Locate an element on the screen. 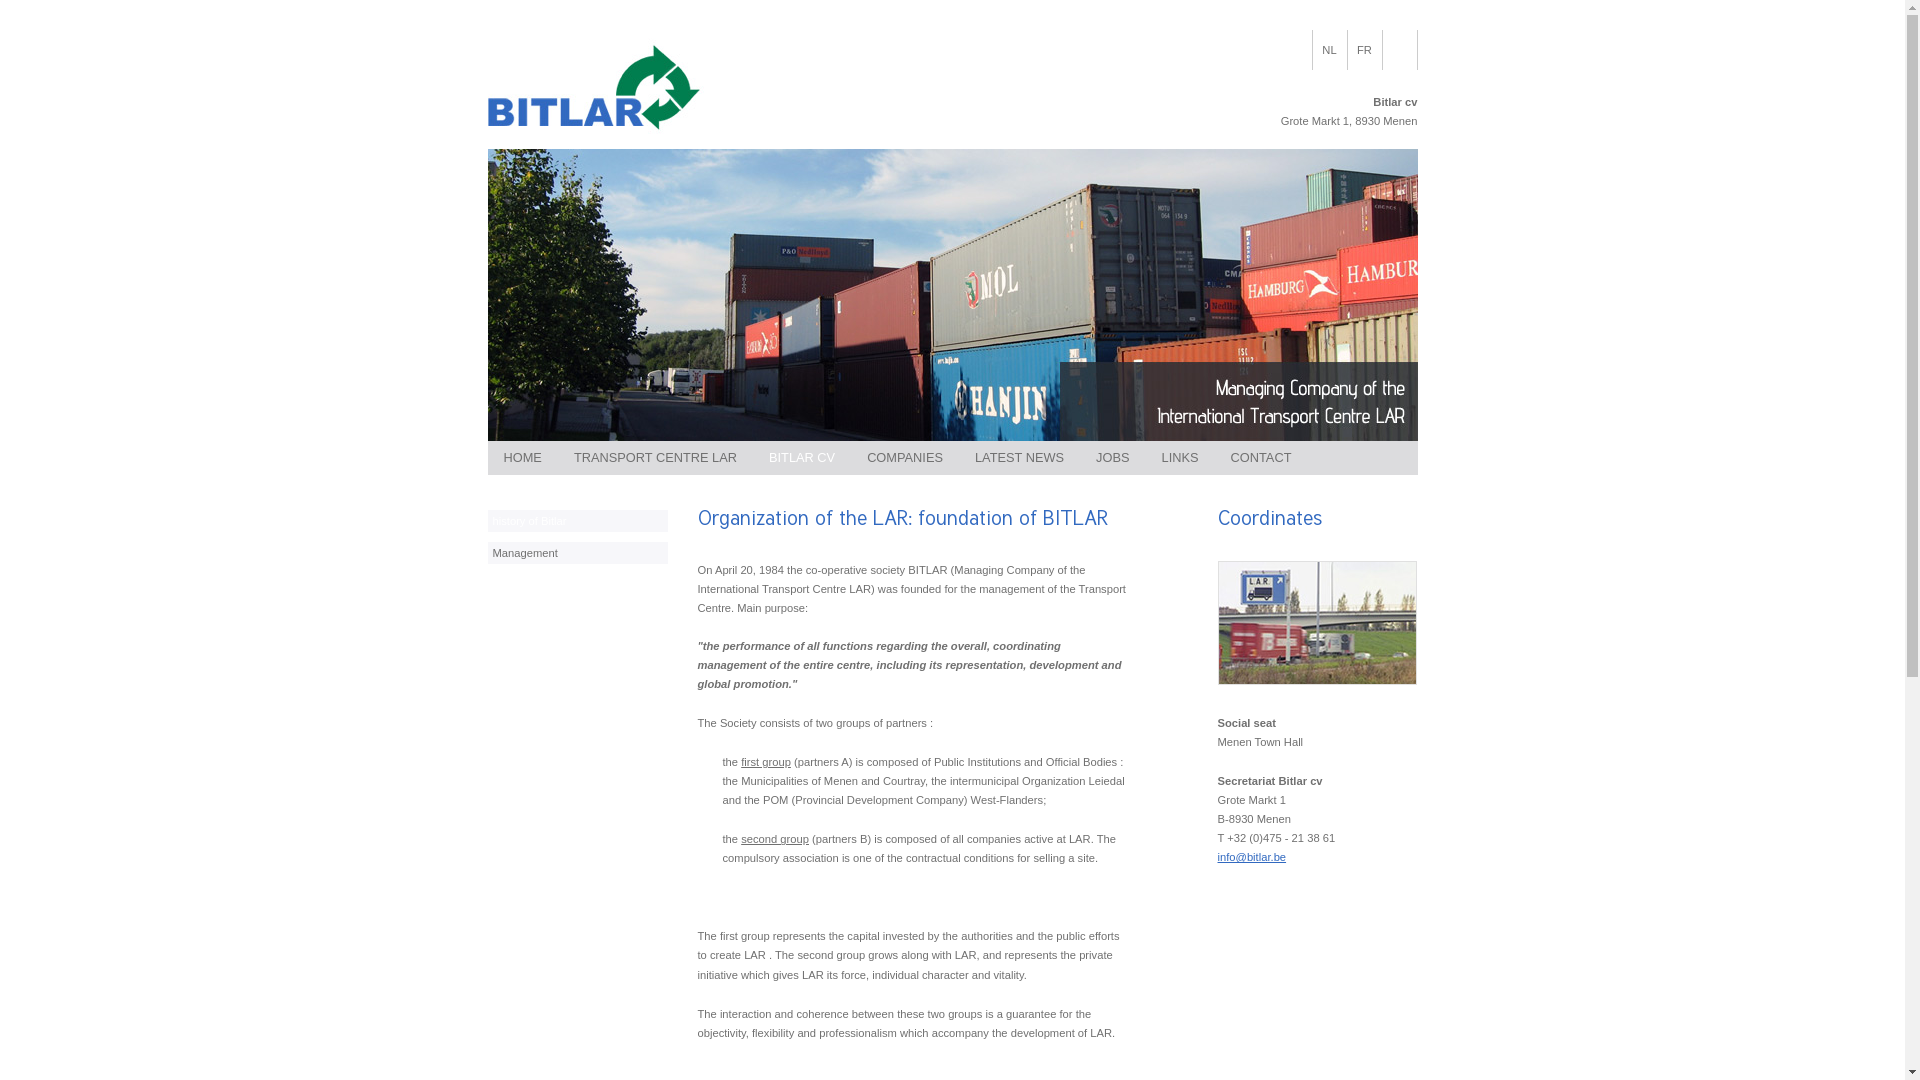 Image resolution: width=1920 pixels, height=1080 pixels. 'BITLAR CV' is located at coordinates (801, 458).